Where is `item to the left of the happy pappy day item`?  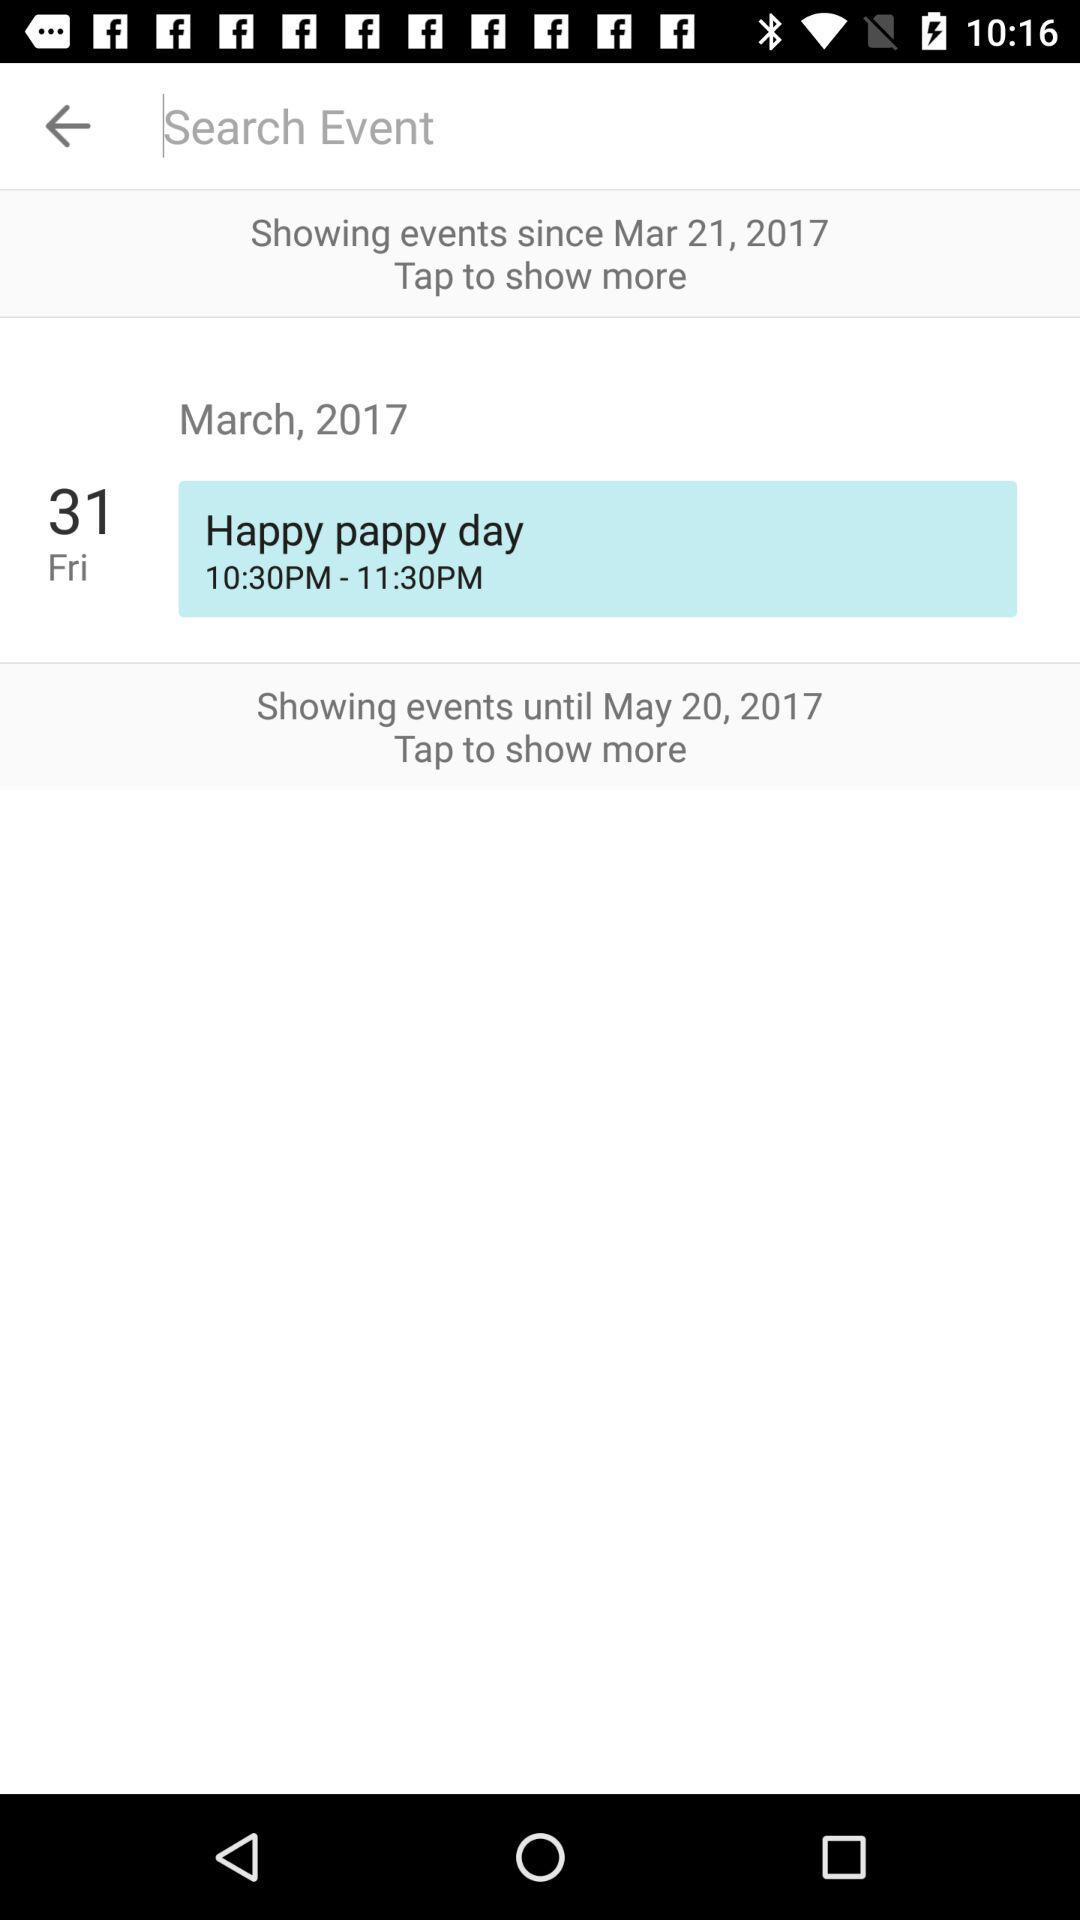
item to the left of the happy pappy day item is located at coordinates (112, 565).